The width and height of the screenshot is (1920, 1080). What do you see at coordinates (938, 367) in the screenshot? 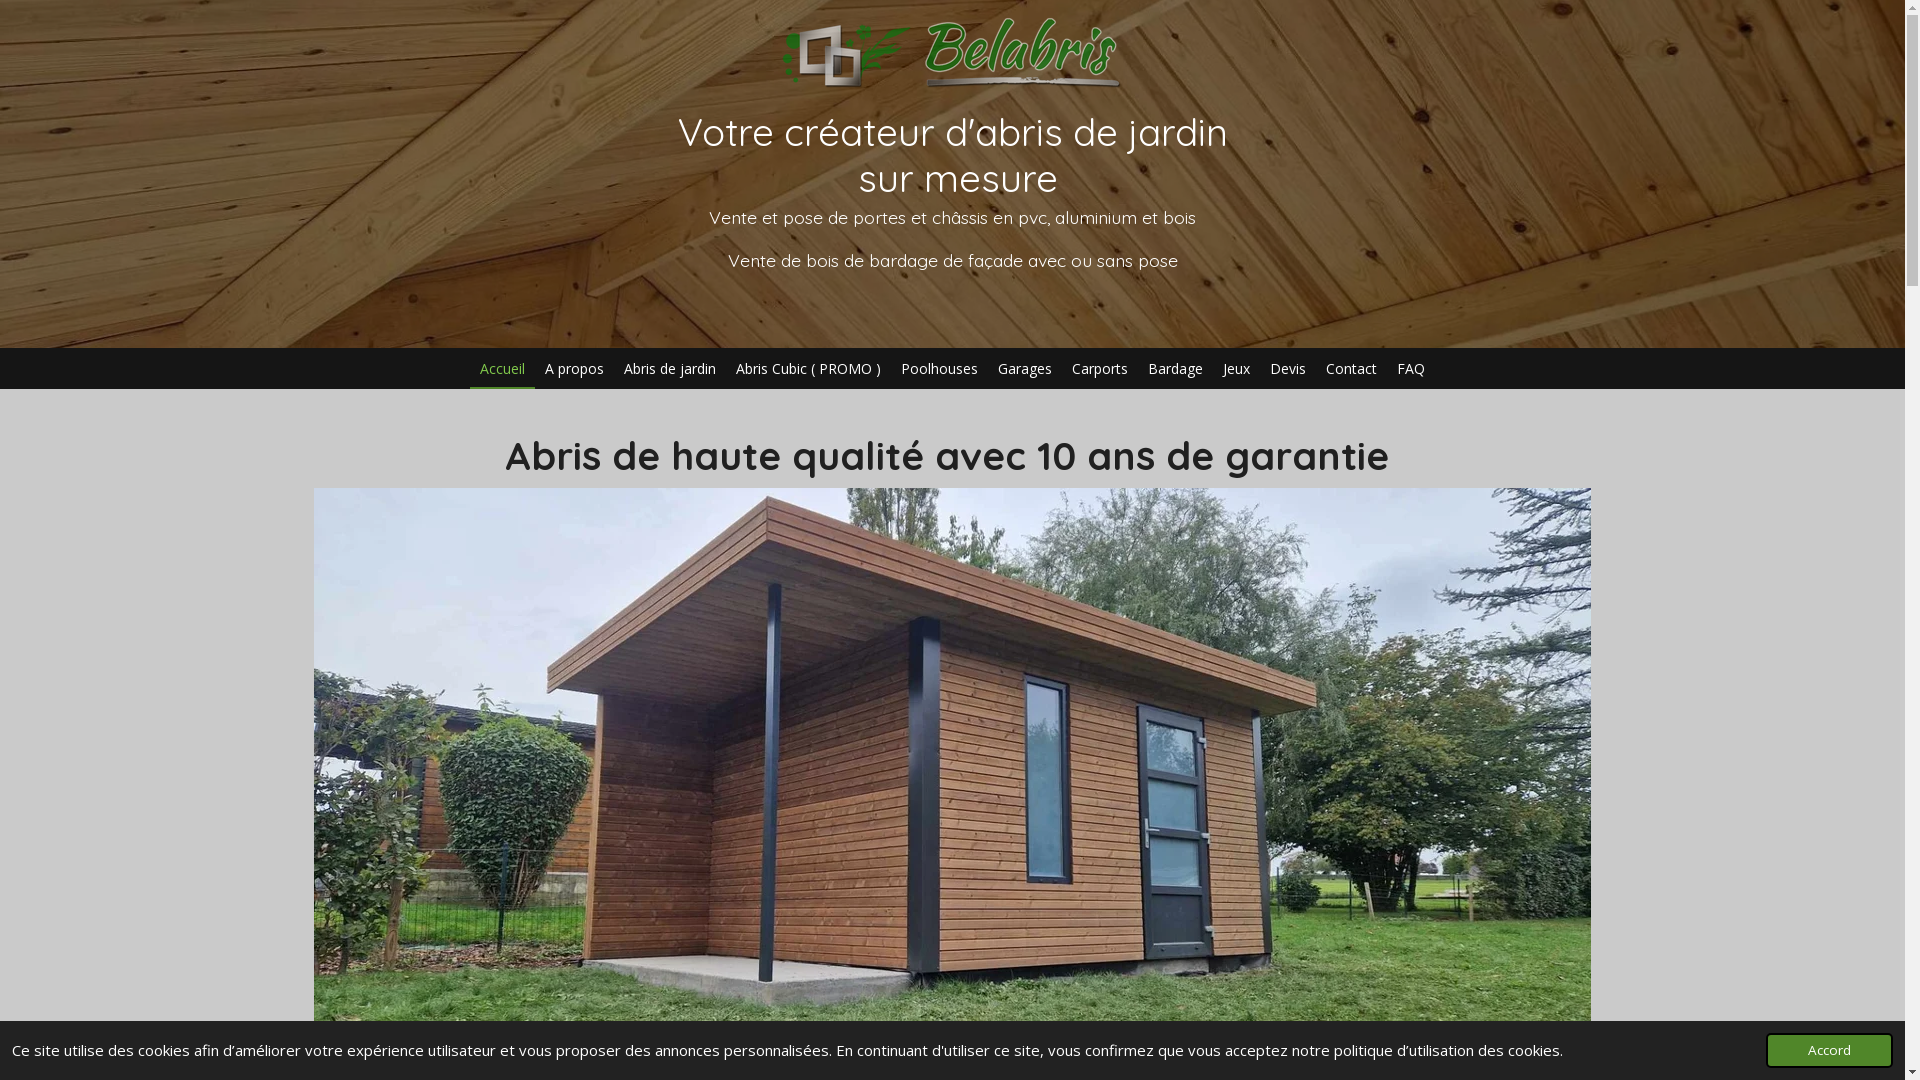
I see `'Poolhouses'` at bounding box center [938, 367].